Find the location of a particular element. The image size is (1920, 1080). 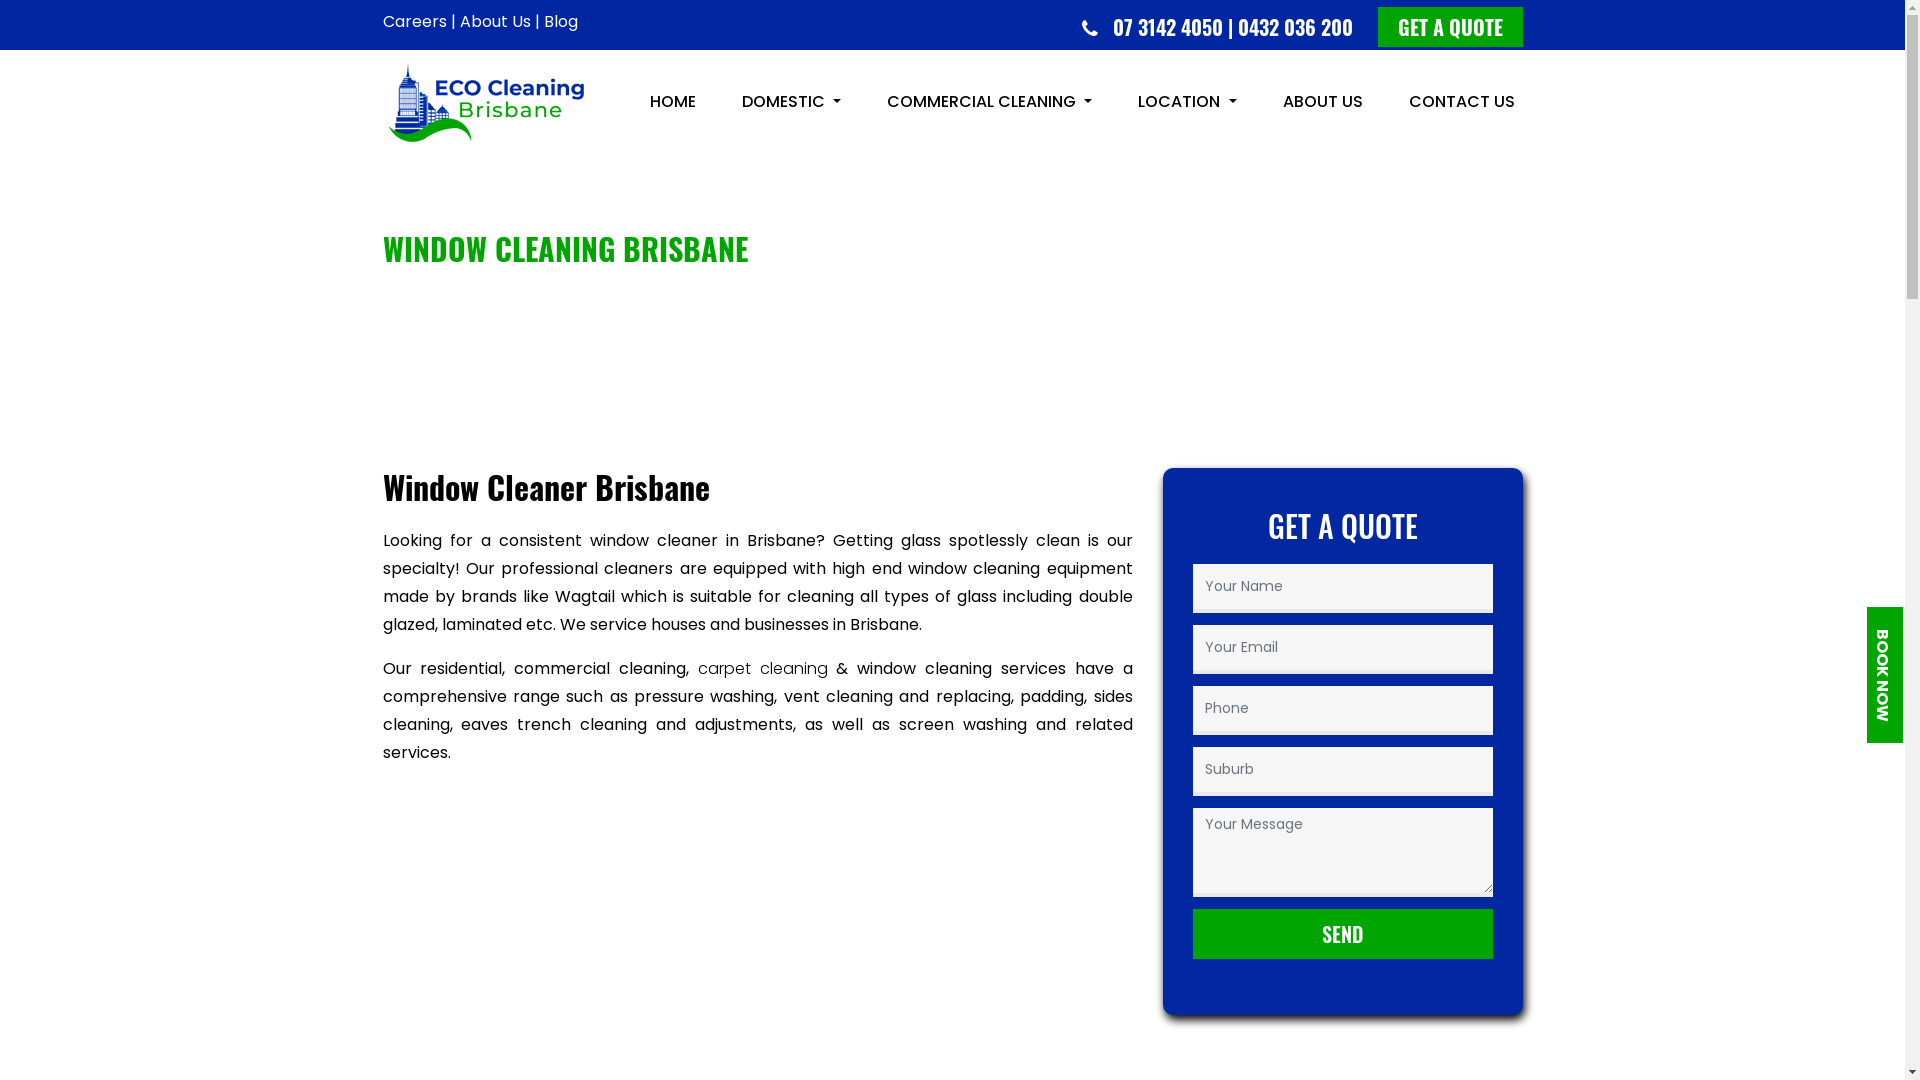

'About Us |' is located at coordinates (459, 21).